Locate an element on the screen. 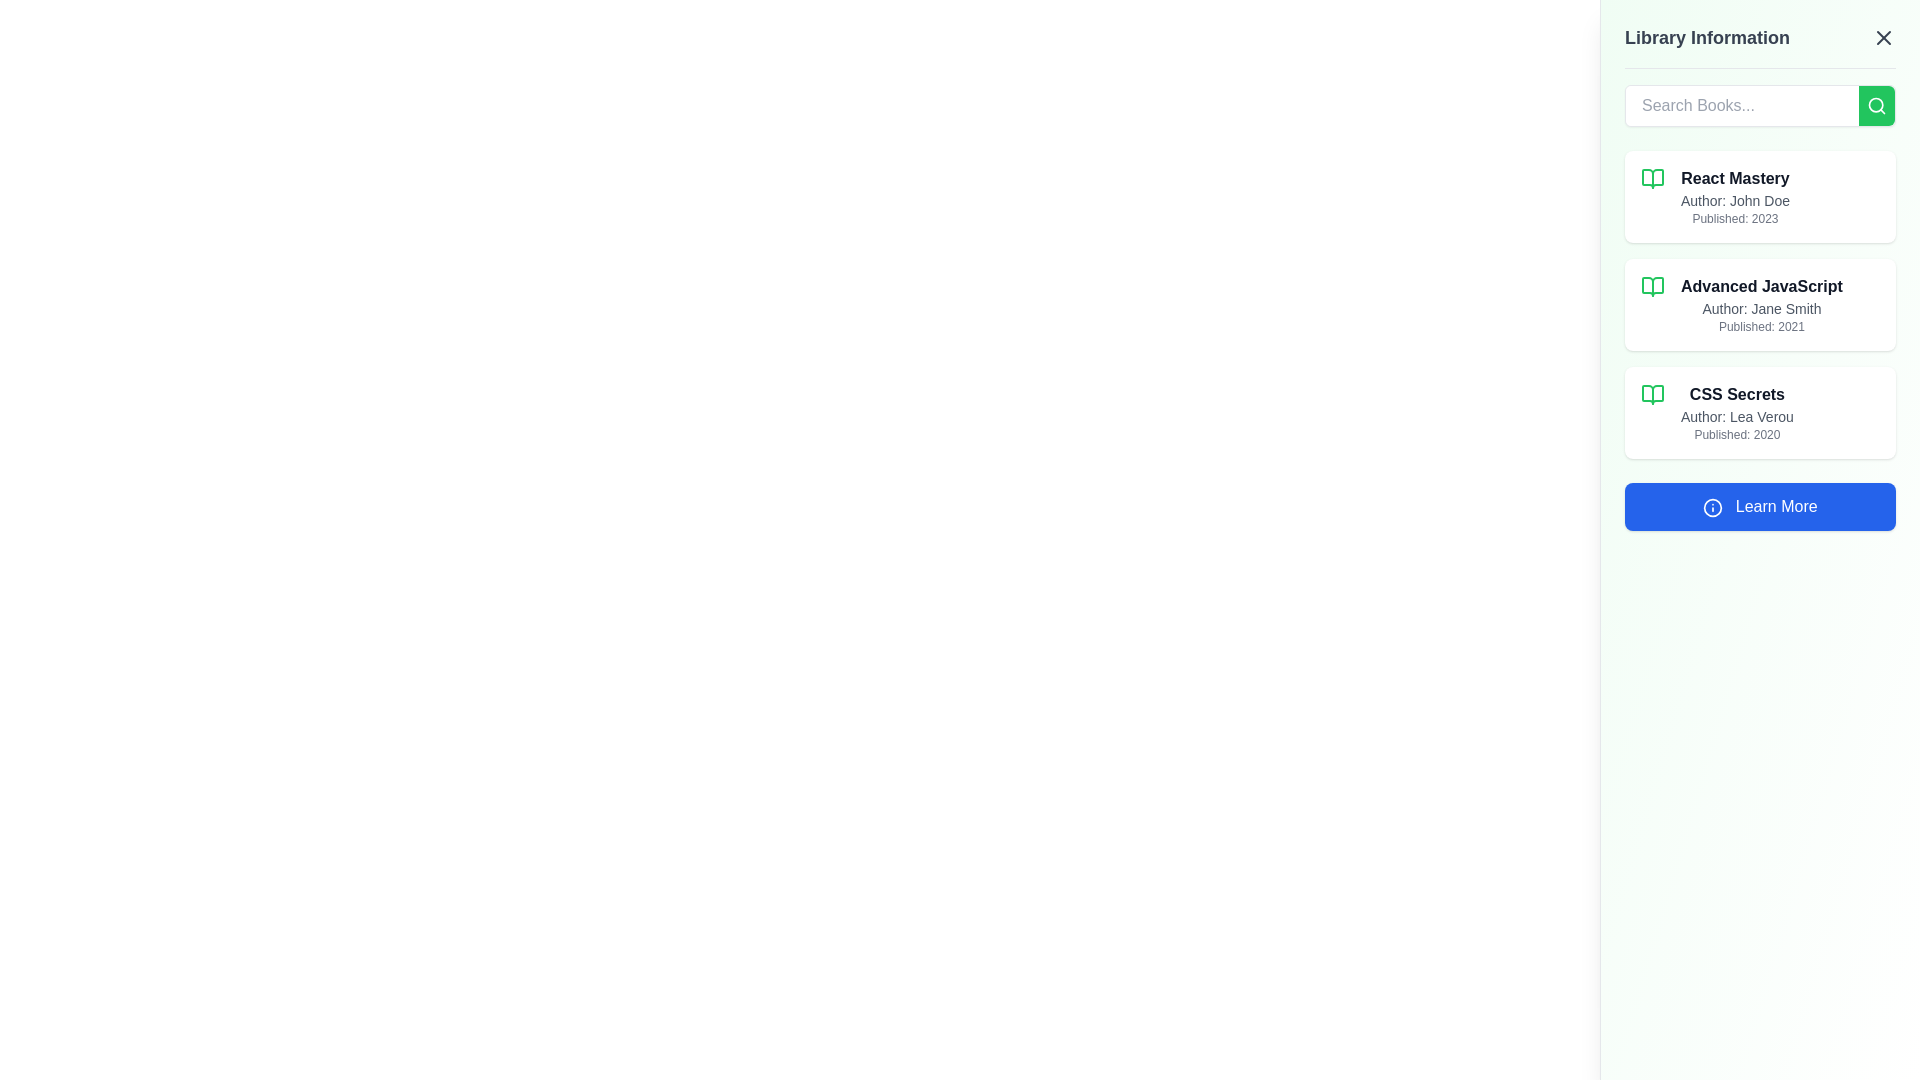  the static text label that displays 'Published: 2021' in gray color, located beneath the author's name 'Jane Smith' in the section for 'Advanced JavaScript' is located at coordinates (1761, 326).